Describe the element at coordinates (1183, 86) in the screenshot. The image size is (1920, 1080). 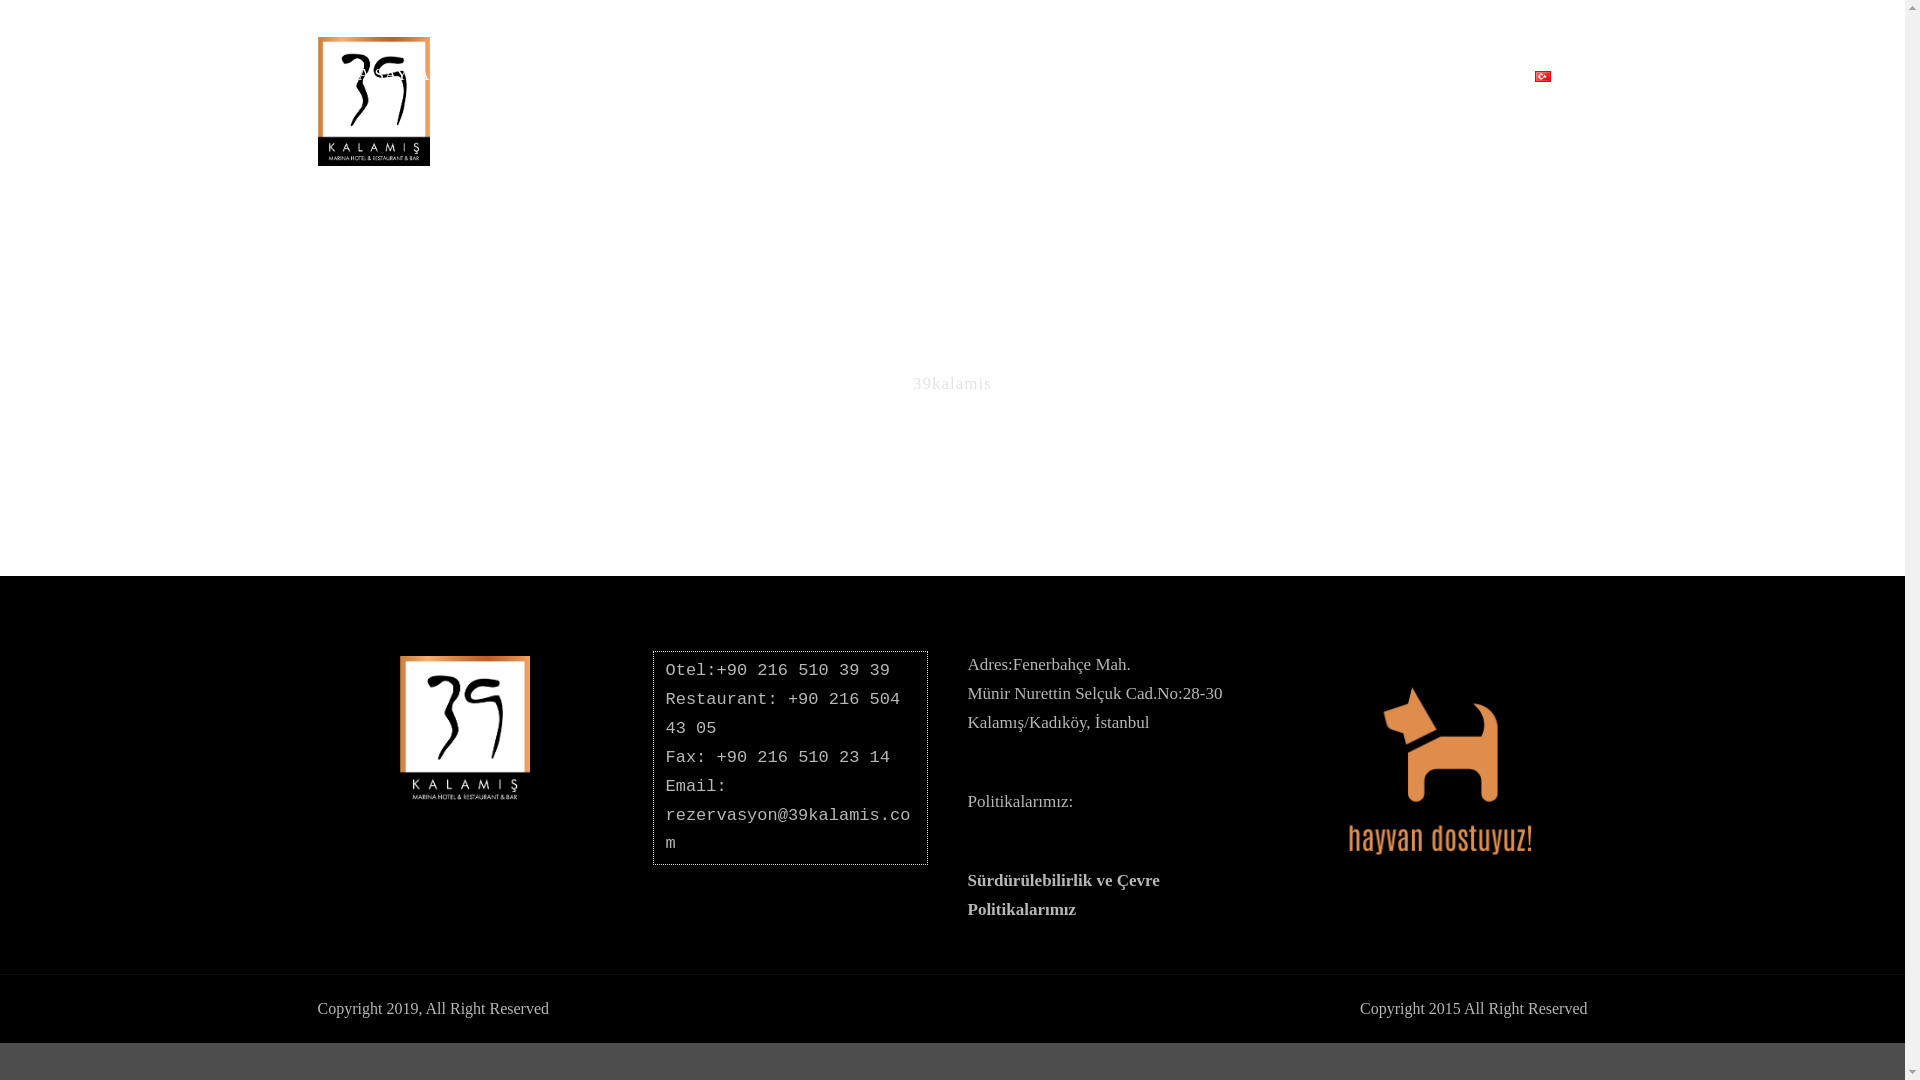
I see `'HIKAYEMIZ'` at that location.